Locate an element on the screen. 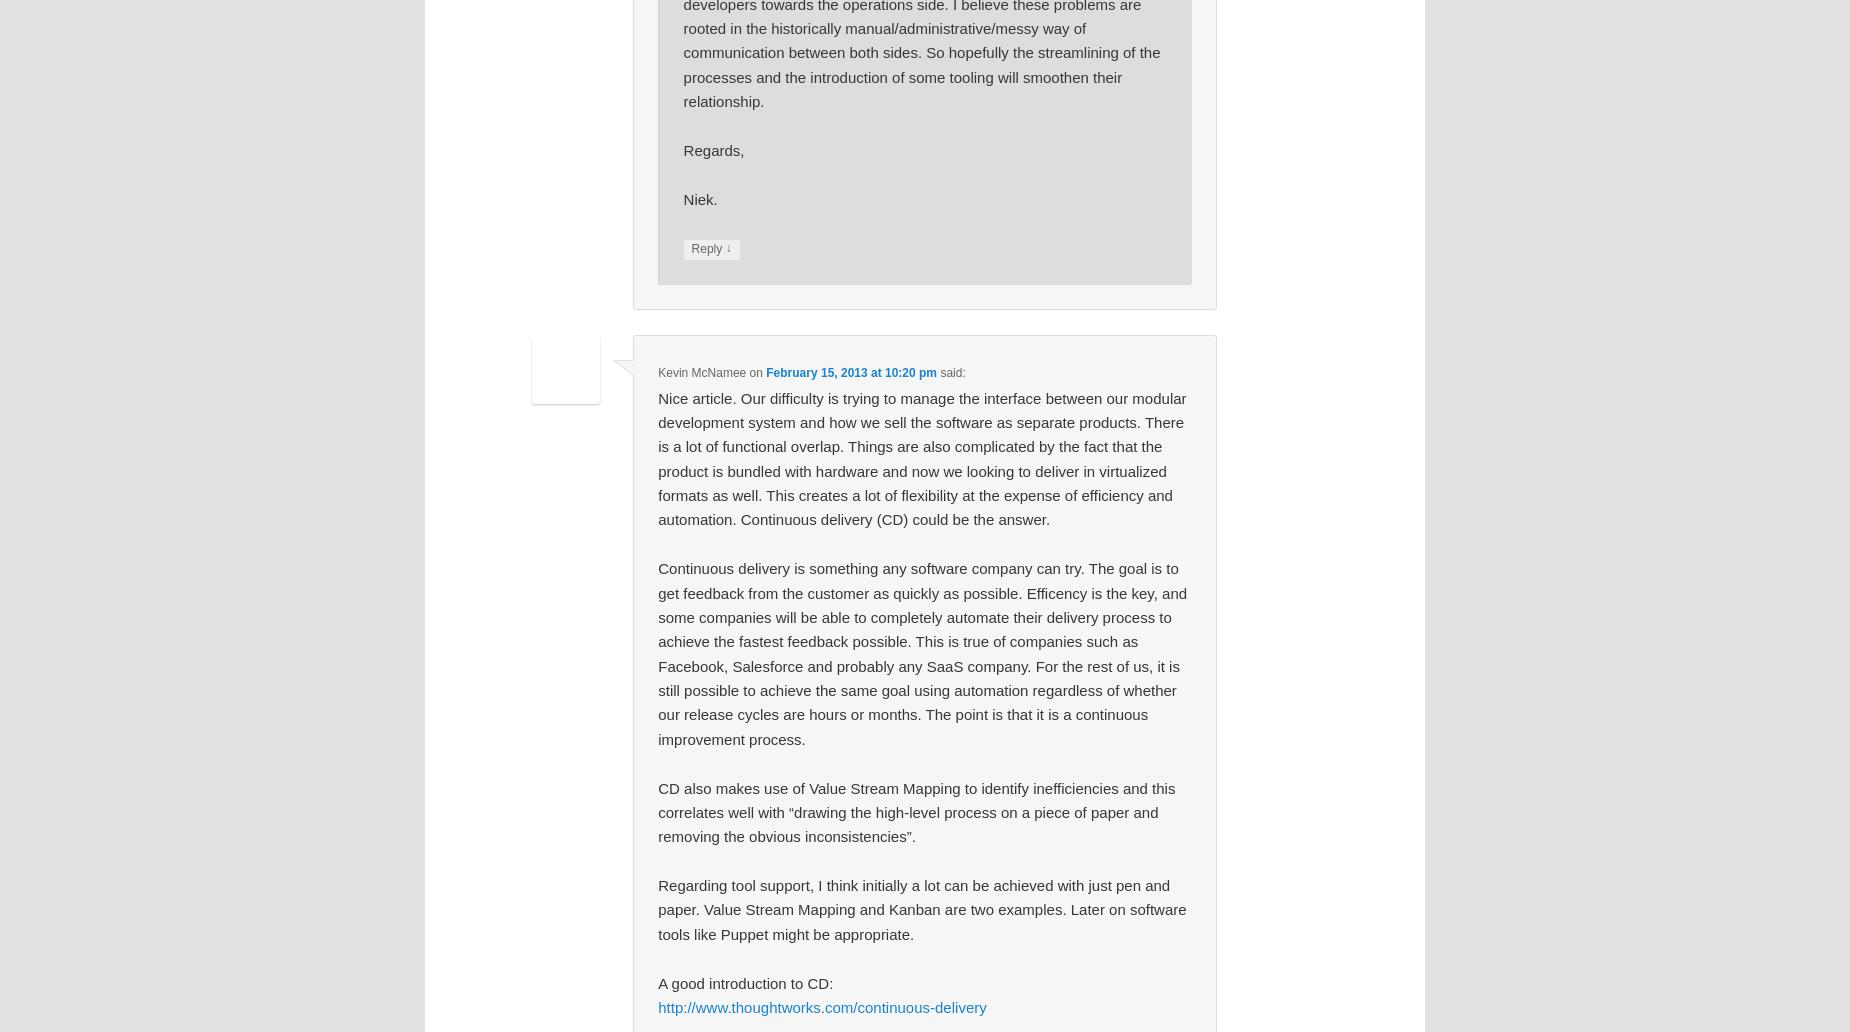 The image size is (1850, 1032). 'said:' is located at coordinates (938, 372).